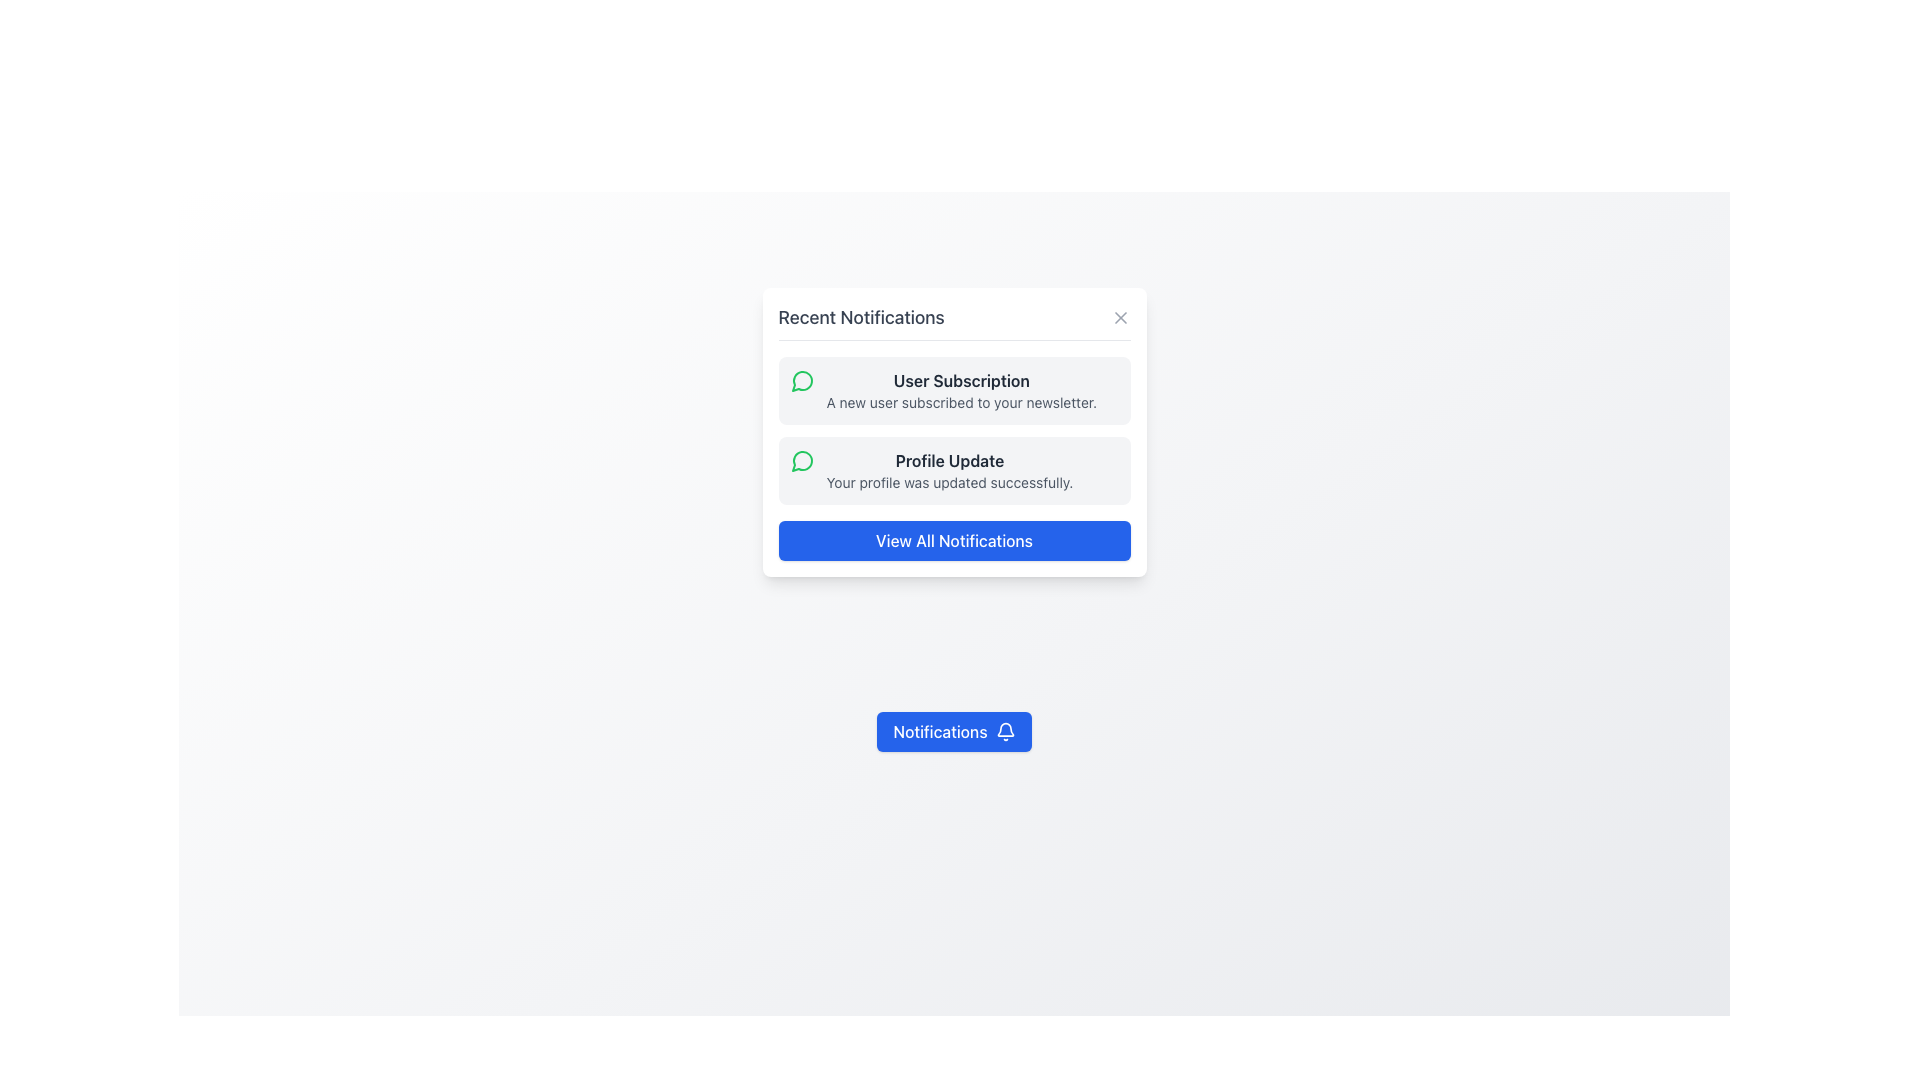 The height and width of the screenshot is (1080, 1920). What do you see at coordinates (802, 381) in the screenshot?
I see `the first icon in the left part of the 'User Subscription' notification card` at bounding box center [802, 381].